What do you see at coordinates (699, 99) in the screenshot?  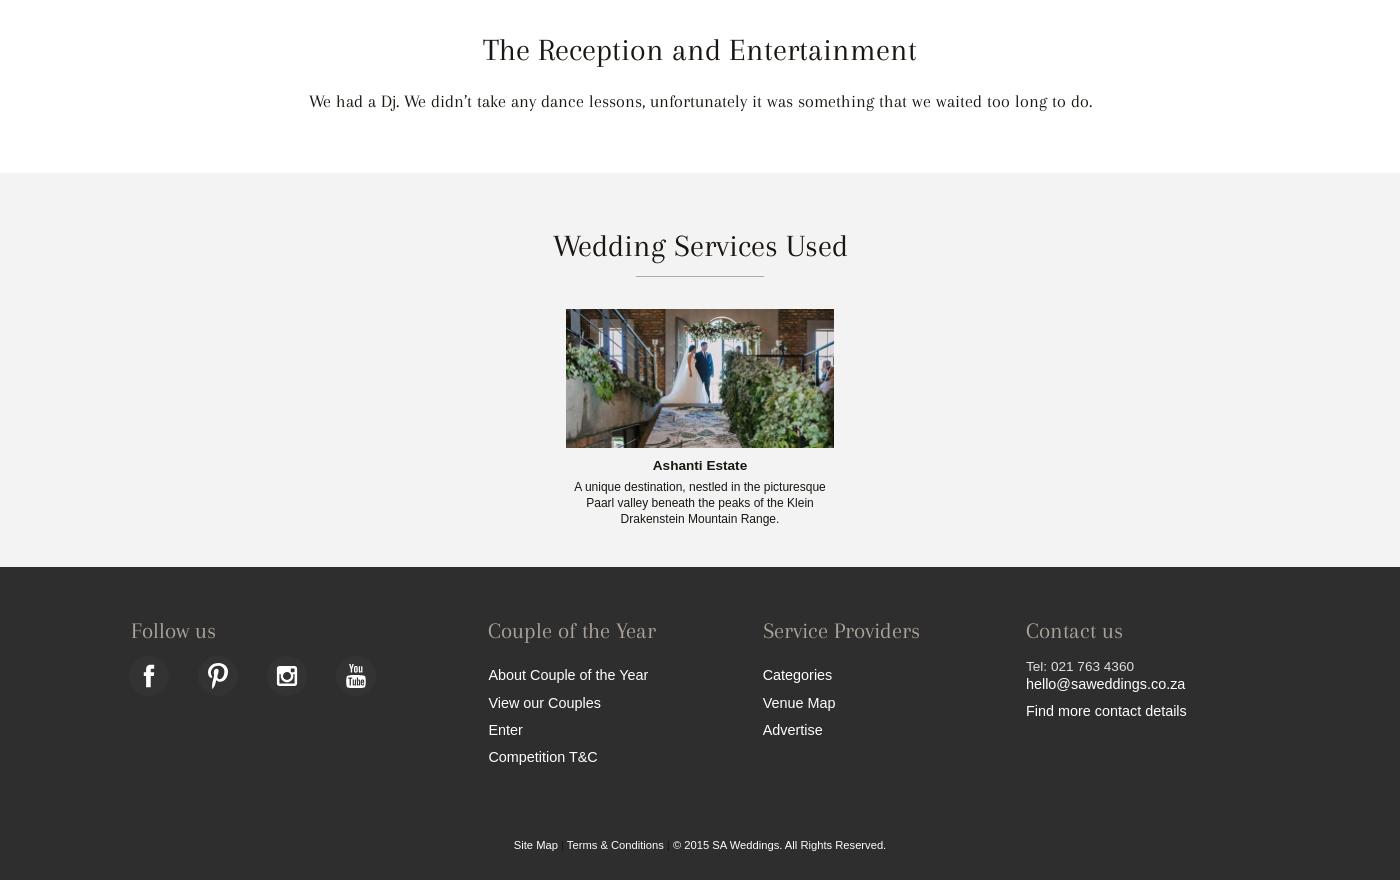 I see `'We had a Dj. We didn’t take any dance lessons, unfortunately it was something that we waited too long to do.'` at bounding box center [699, 99].